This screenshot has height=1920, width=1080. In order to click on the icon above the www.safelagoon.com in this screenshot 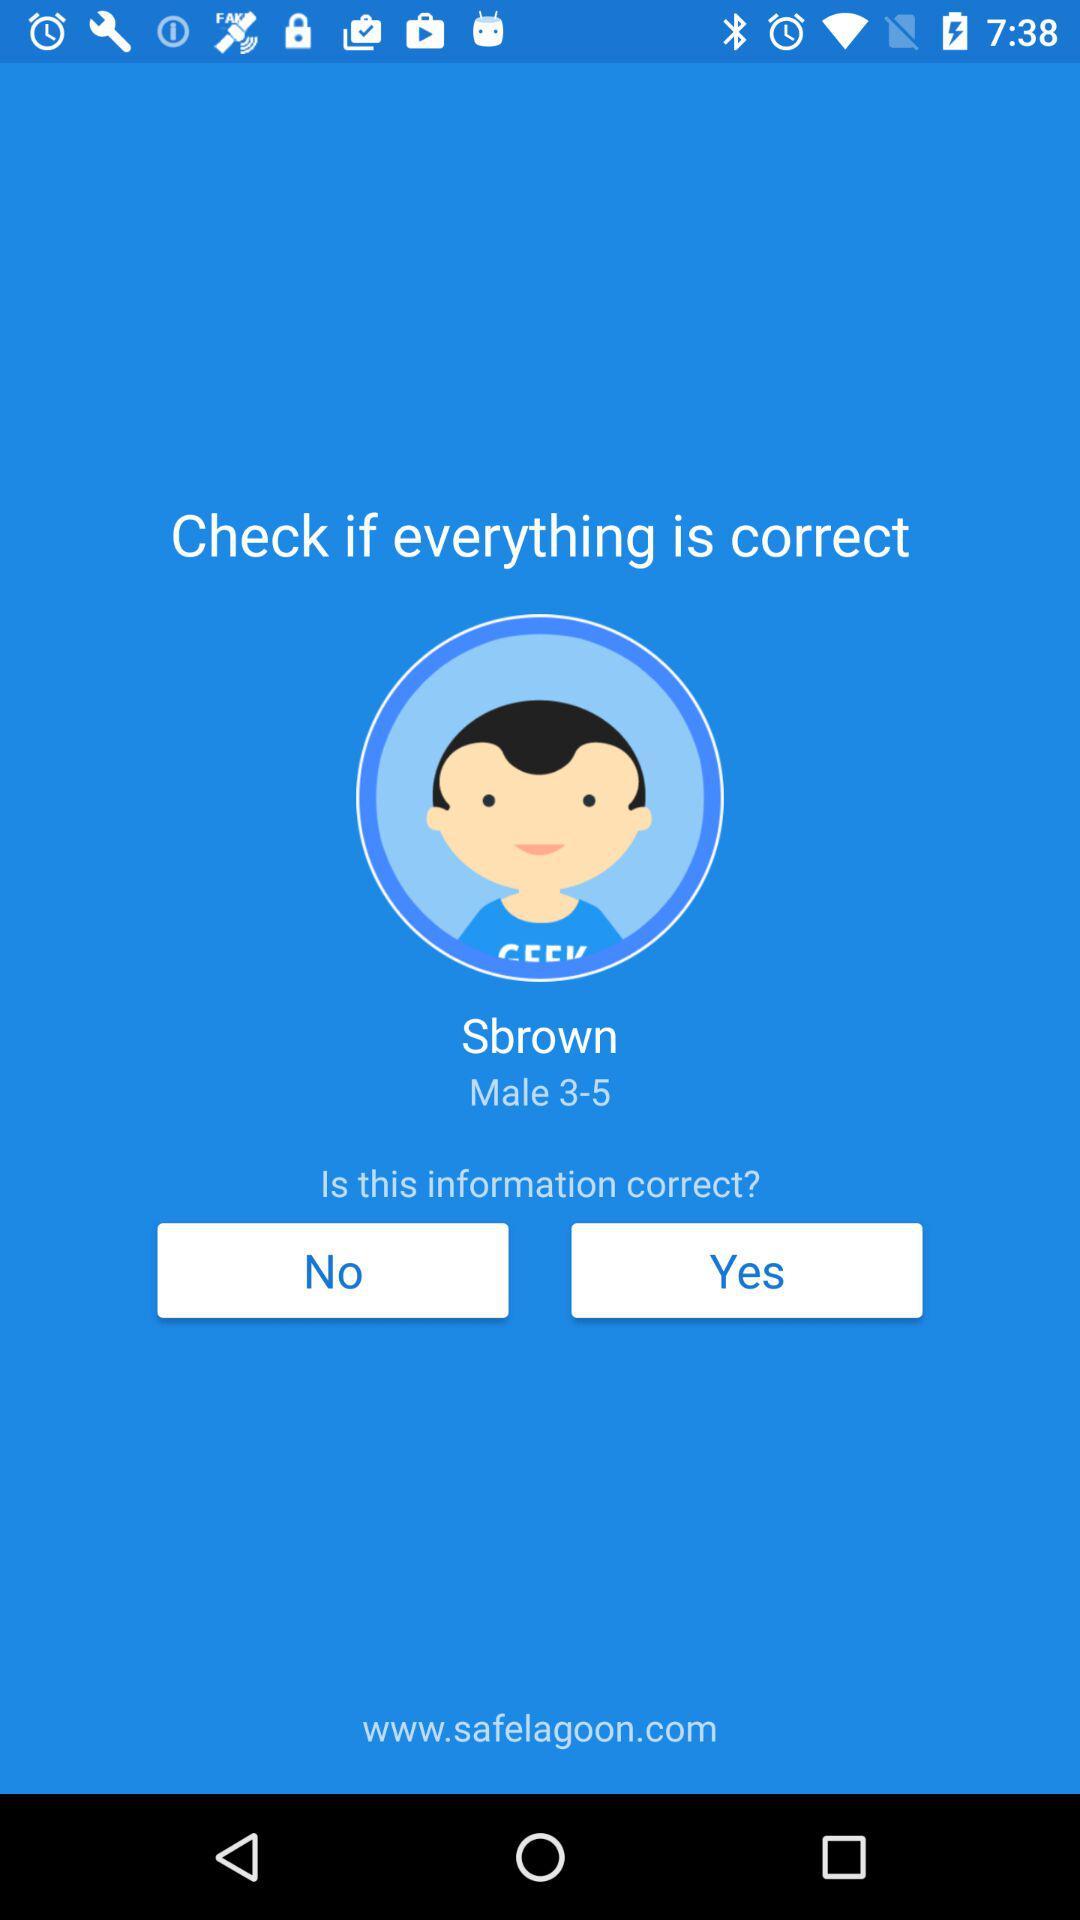, I will do `click(331, 1269)`.